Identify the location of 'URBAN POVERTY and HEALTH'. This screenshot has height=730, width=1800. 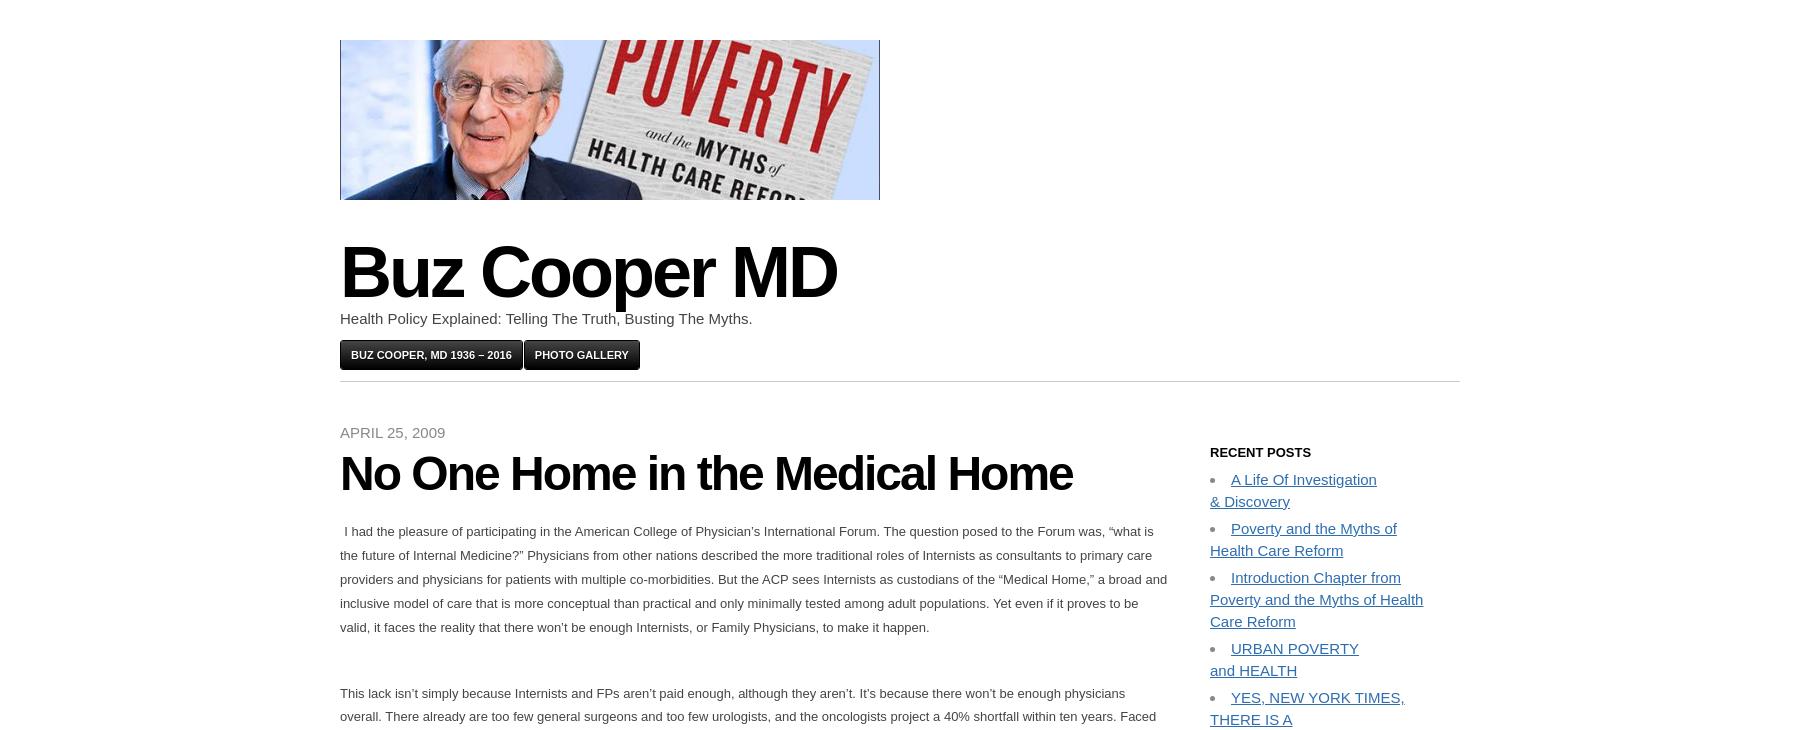
(1208, 659).